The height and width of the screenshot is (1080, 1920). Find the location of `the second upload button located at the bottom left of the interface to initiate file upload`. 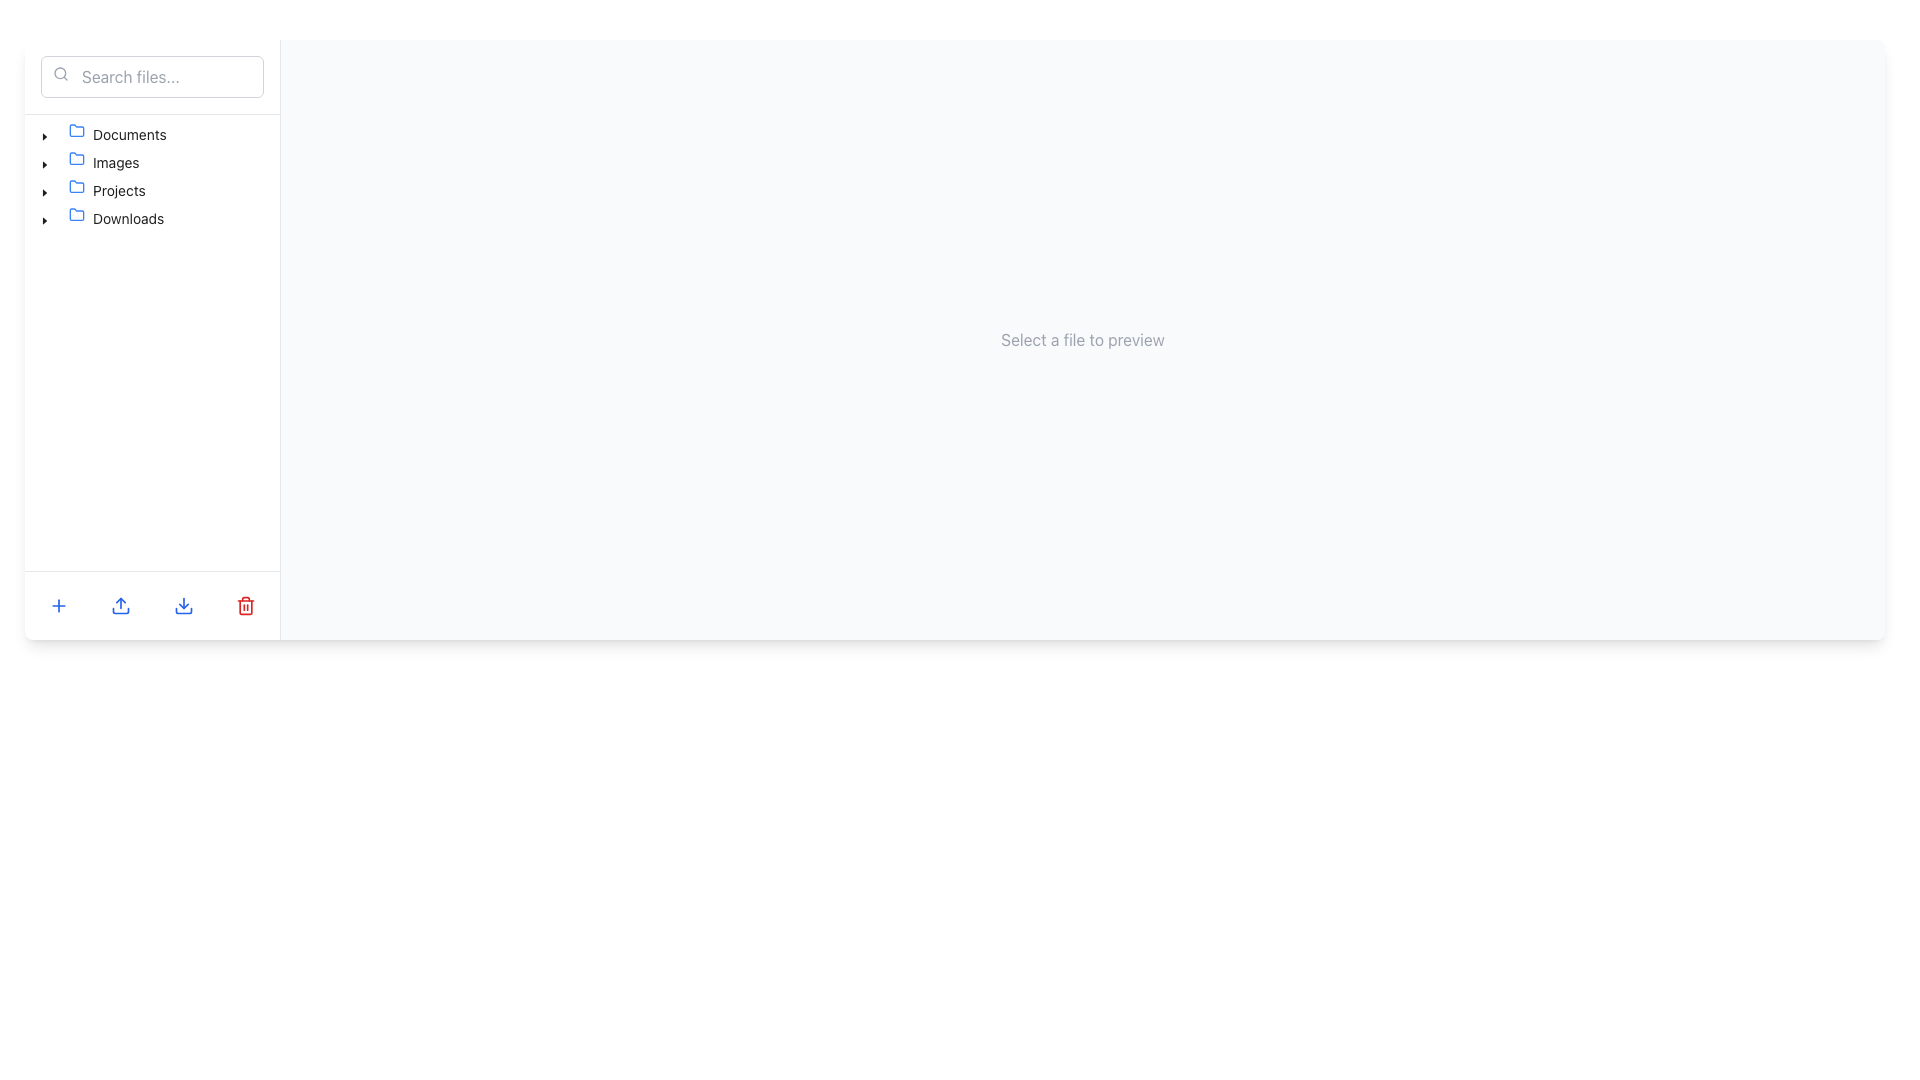

the second upload button located at the bottom left of the interface to initiate file upload is located at coordinates (120, 604).